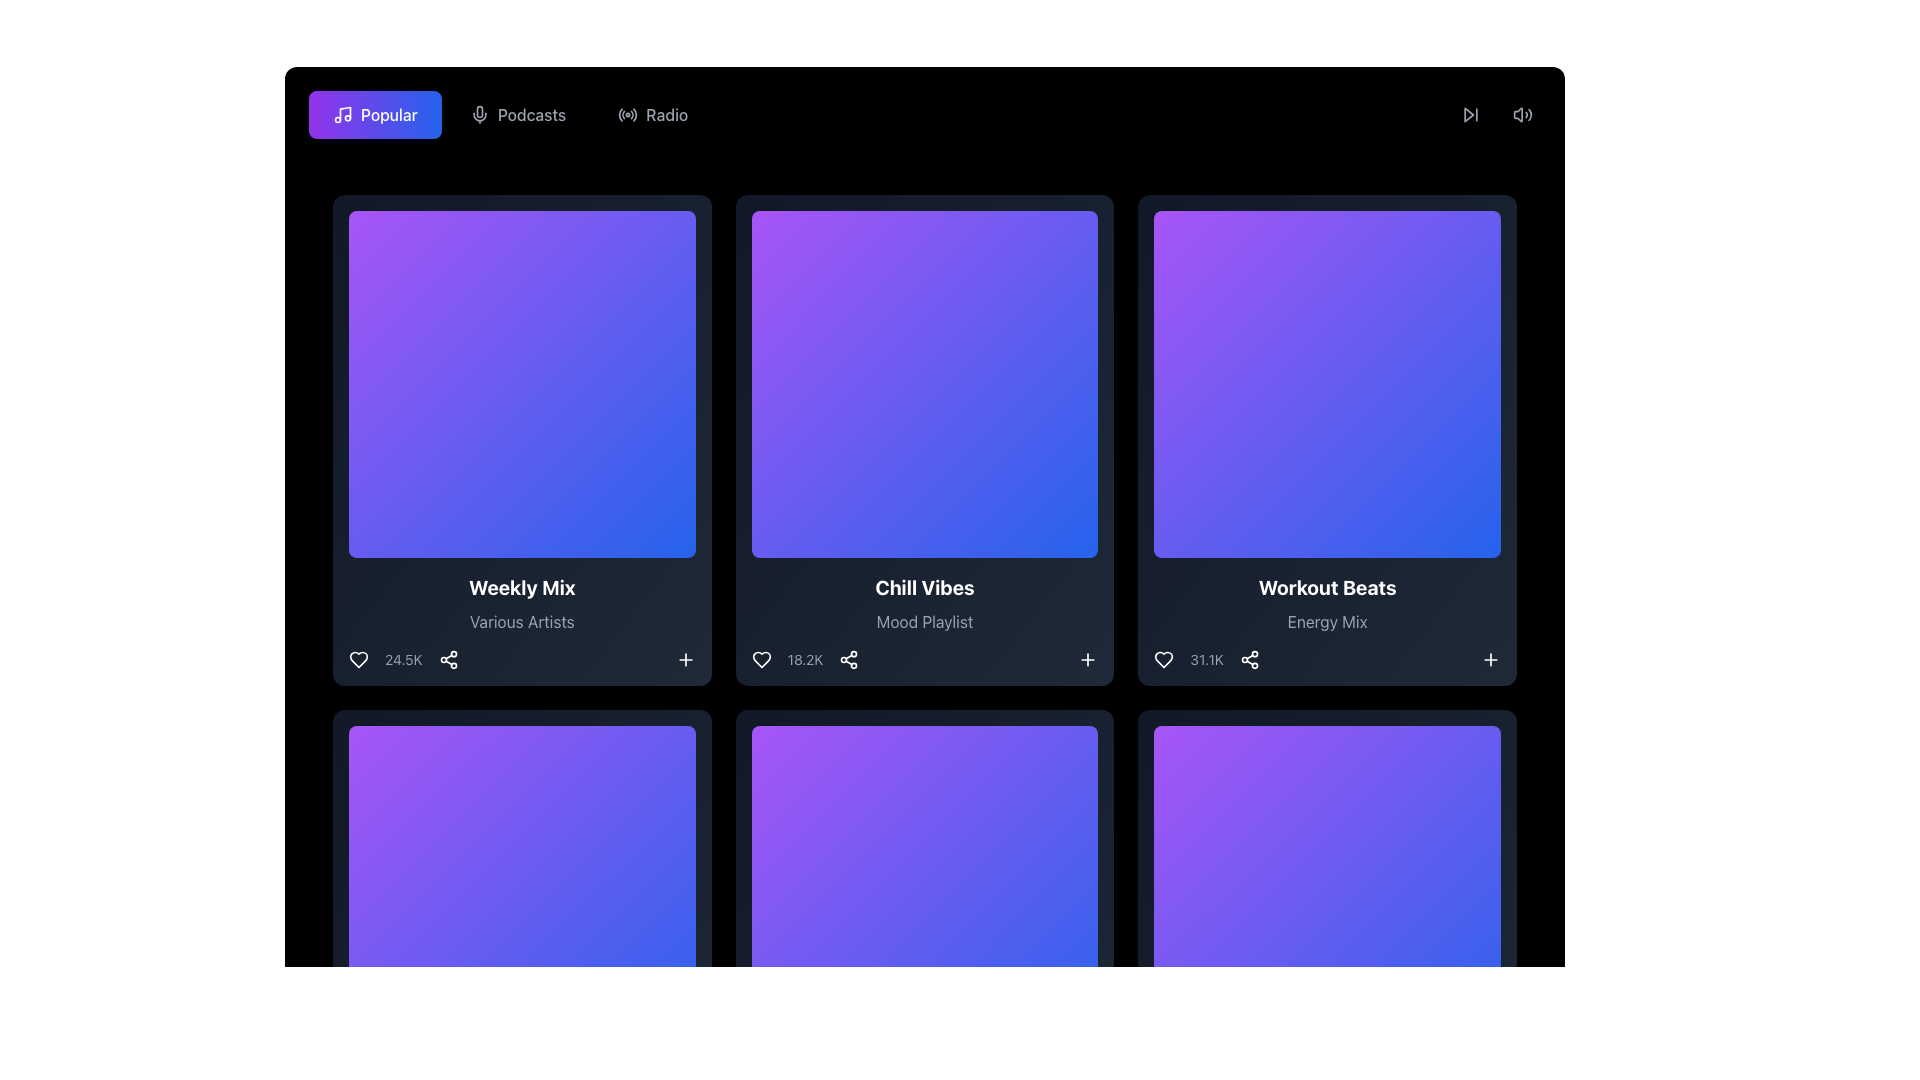 This screenshot has width=1920, height=1080. What do you see at coordinates (685, 659) in the screenshot?
I see `the Icon Button located at the bottom-right corner of the 'Weekly Mix' card` at bounding box center [685, 659].